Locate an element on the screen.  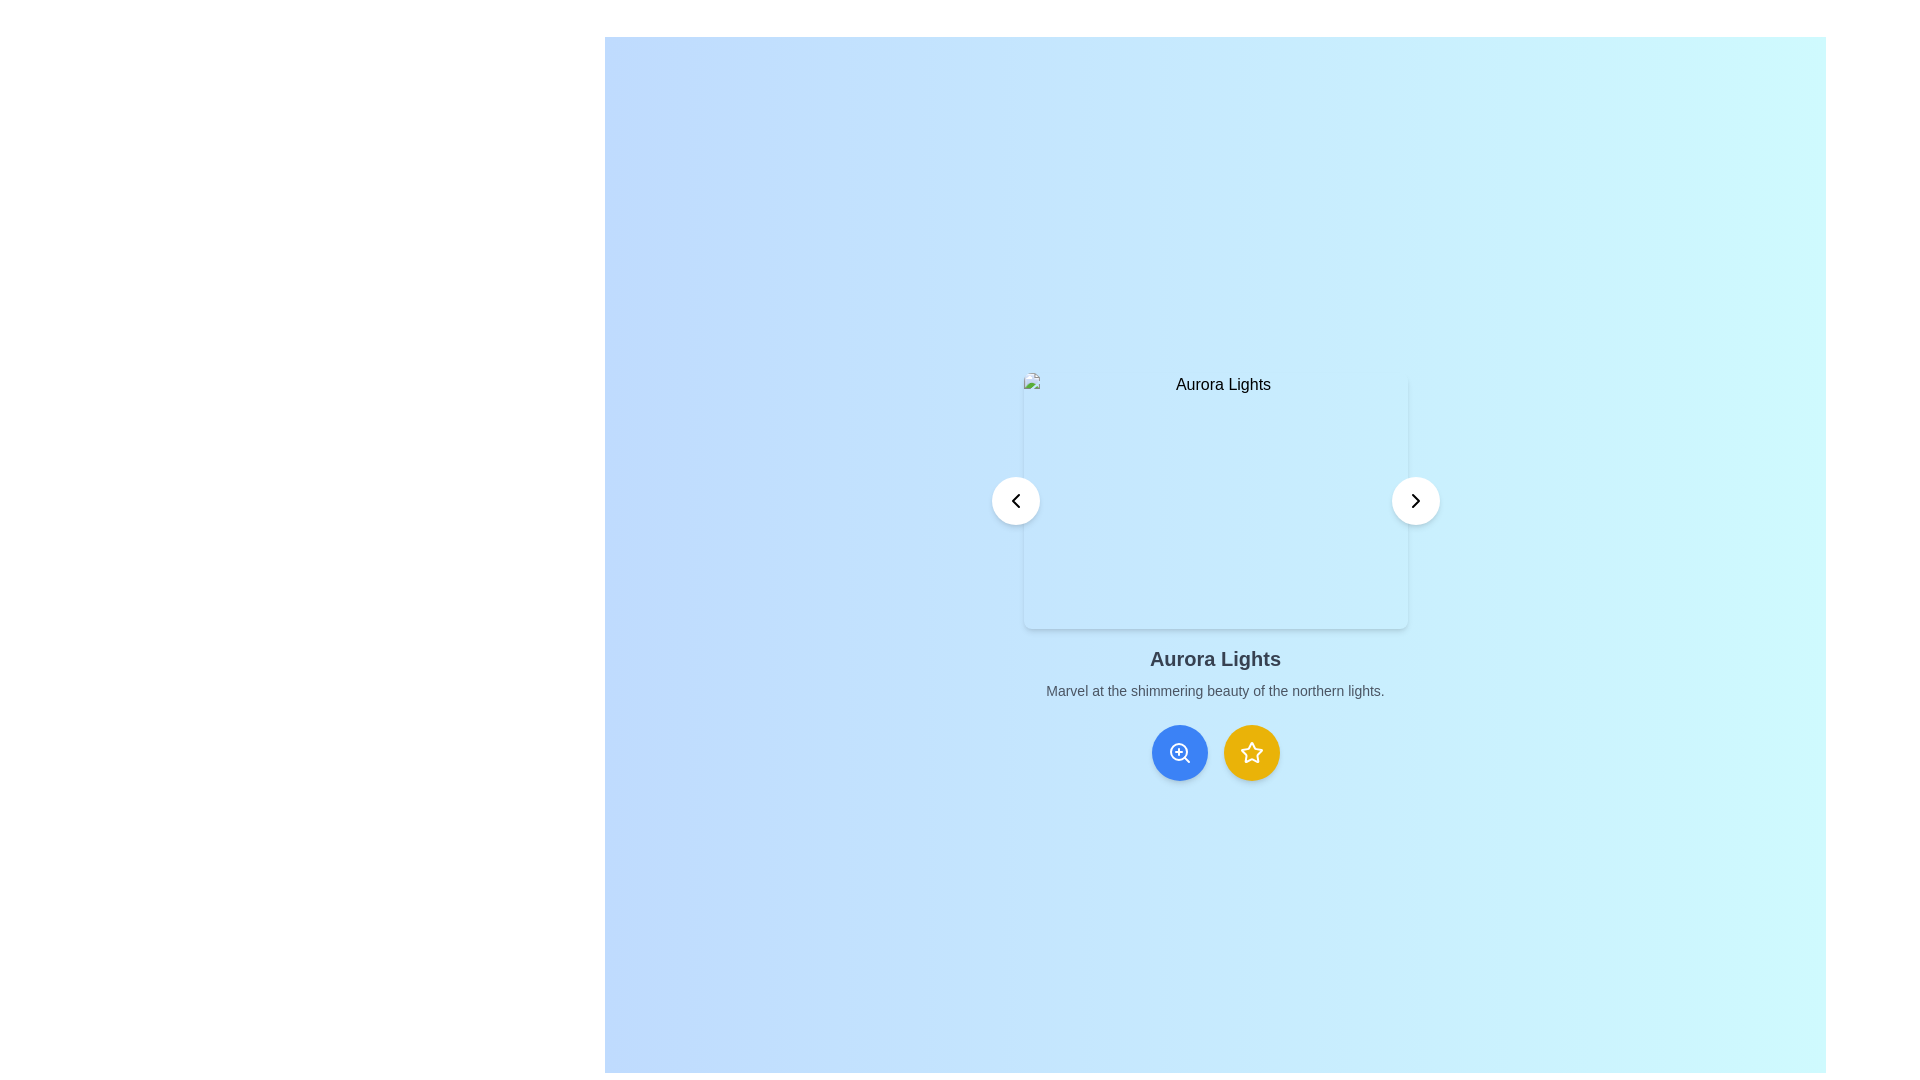
the circular button with a right-facing chevron to change its appearance is located at coordinates (1414, 500).